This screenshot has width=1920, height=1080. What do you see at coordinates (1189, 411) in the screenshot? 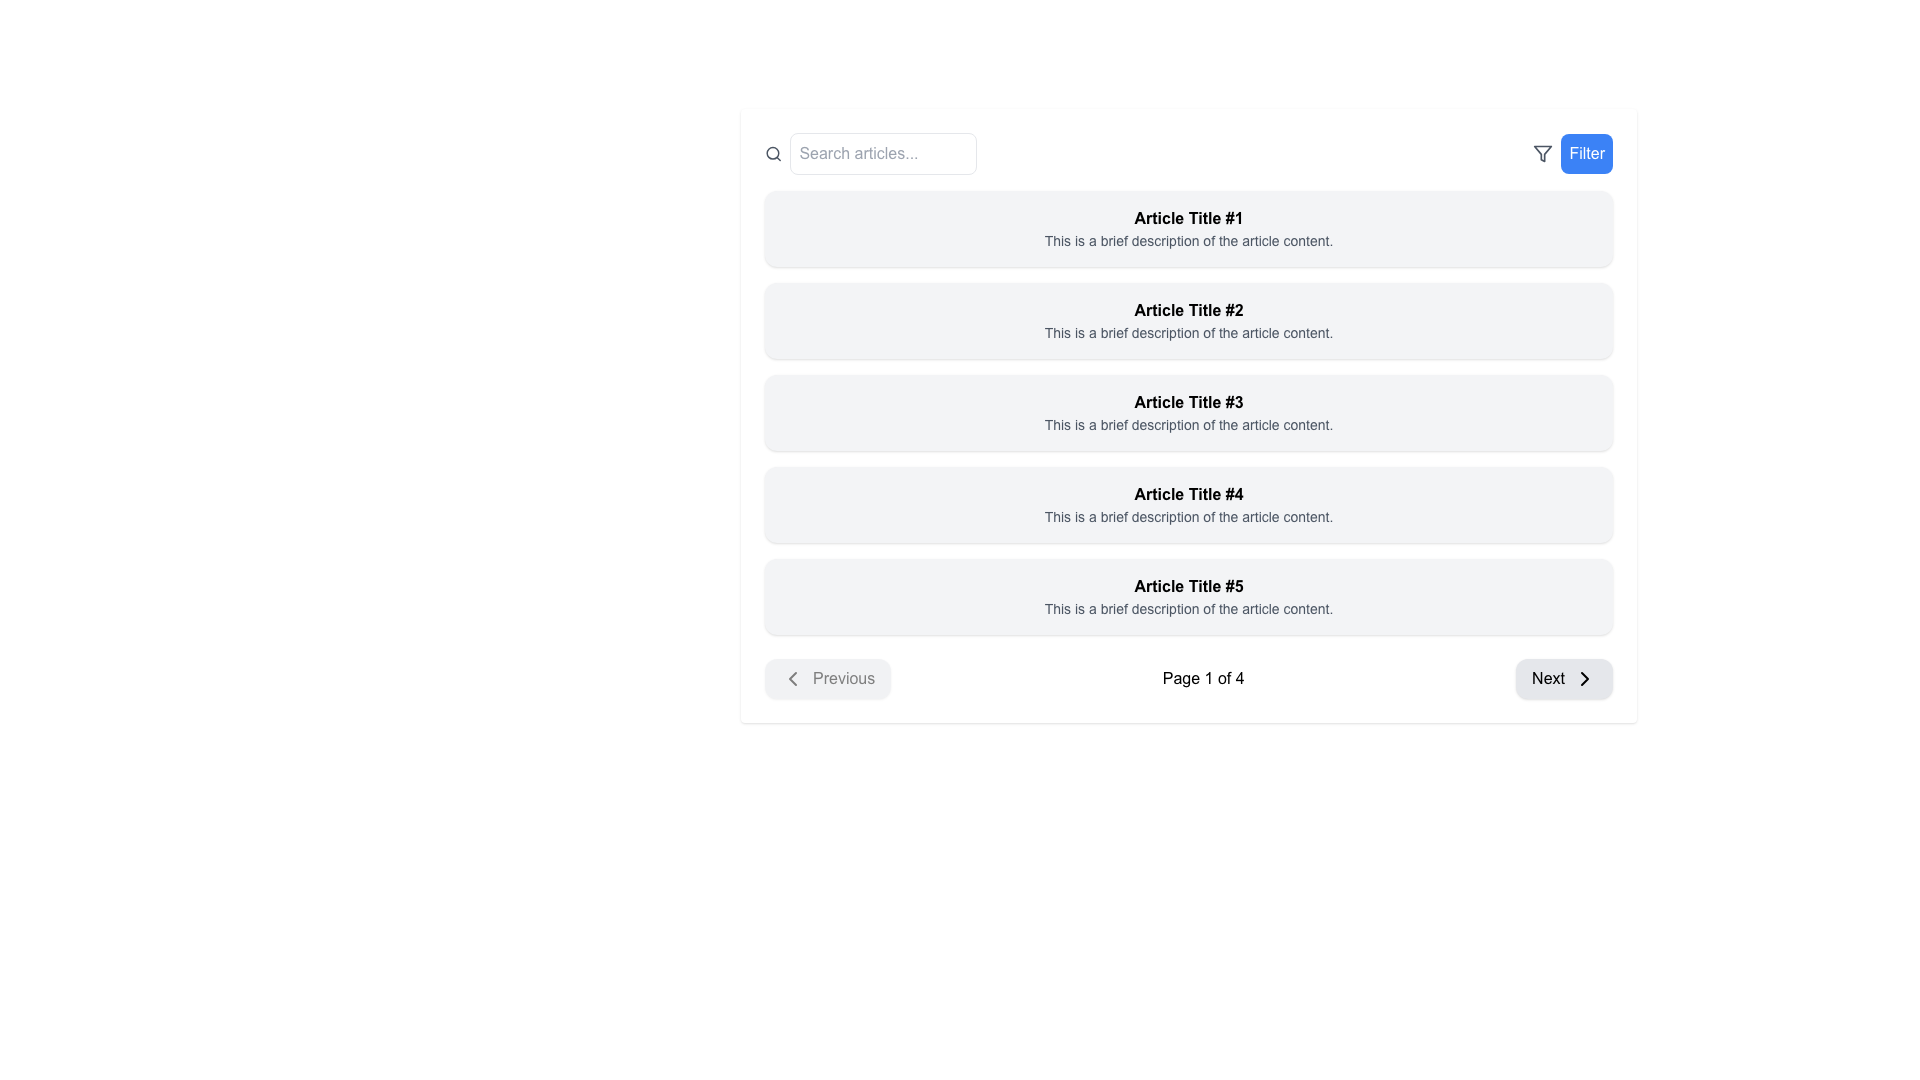
I see `the third list item that presents article information` at bounding box center [1189, 411].